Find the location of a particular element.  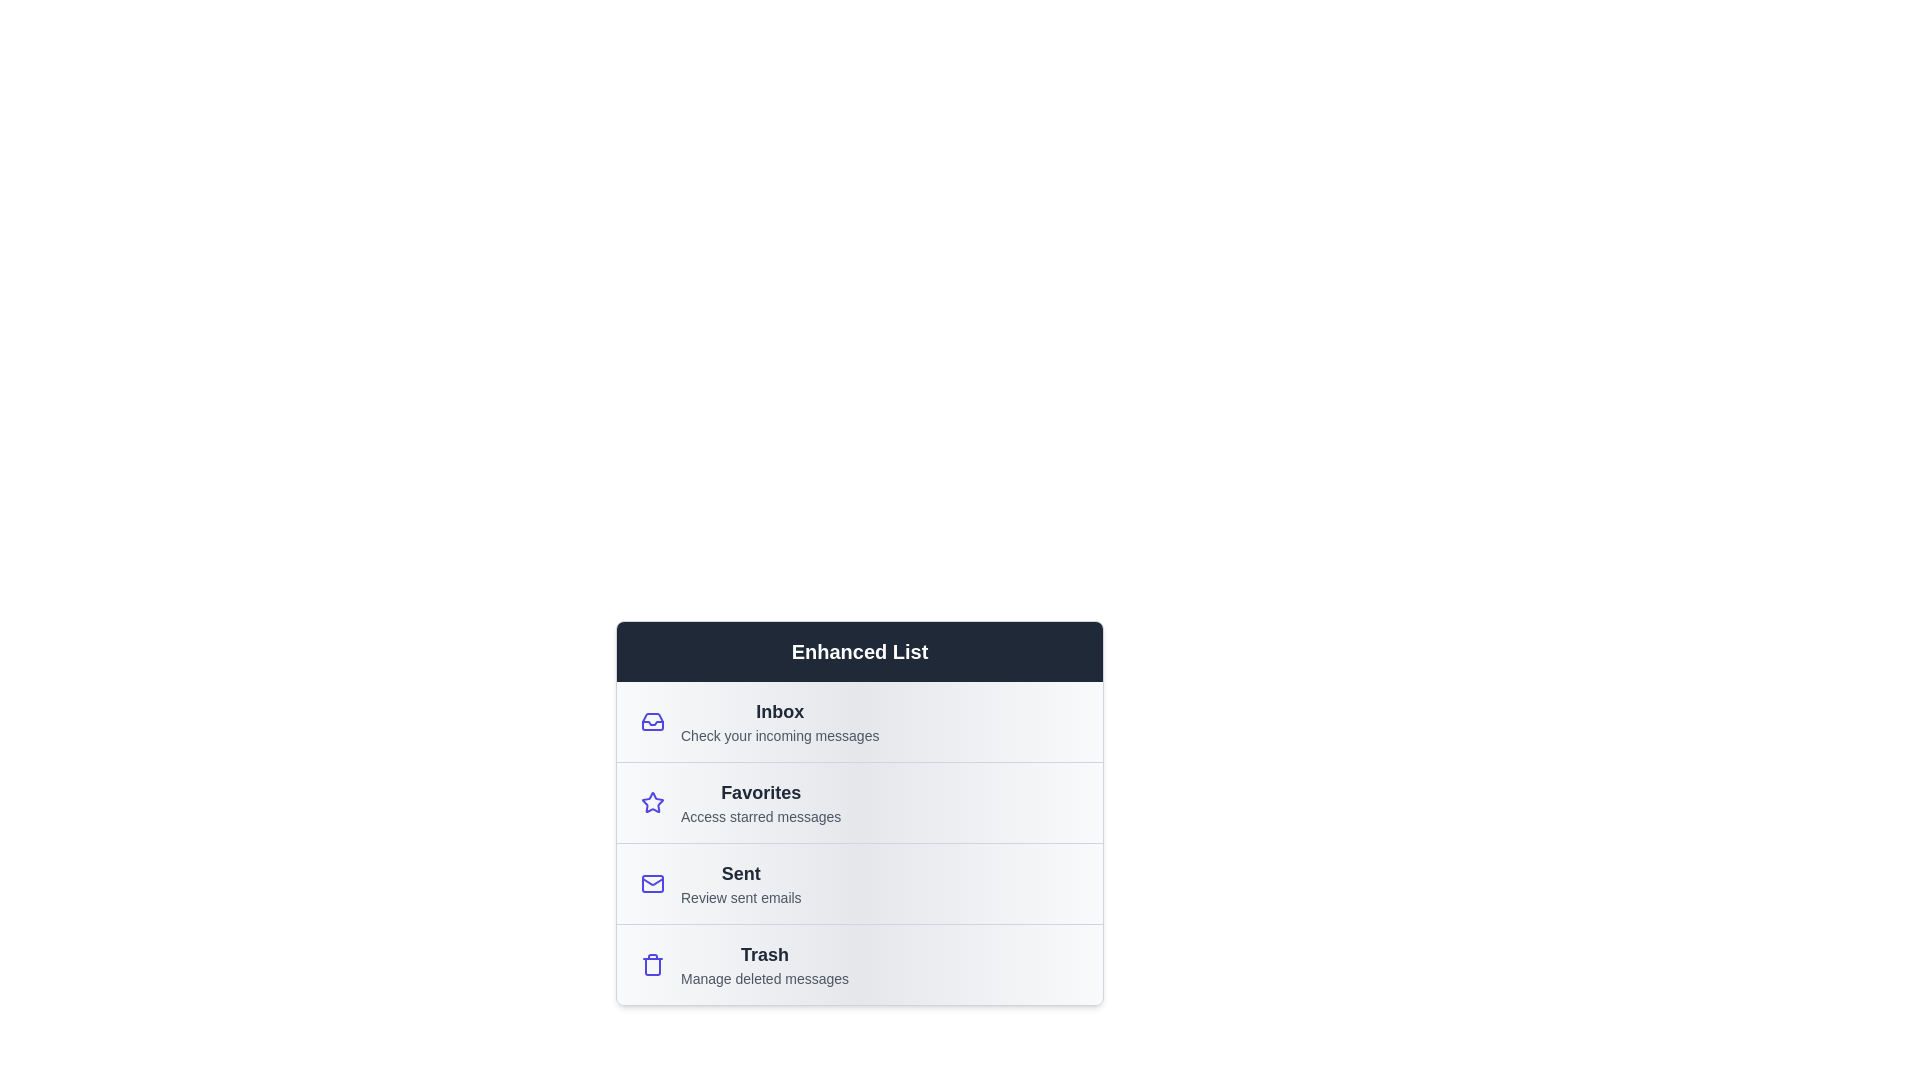

the descriptive Text Label located underneath the 'Sent' label, which provides additional information about the functionality of the 'Sent' section for reviewing sent emails is located at coordinates (740, 897).